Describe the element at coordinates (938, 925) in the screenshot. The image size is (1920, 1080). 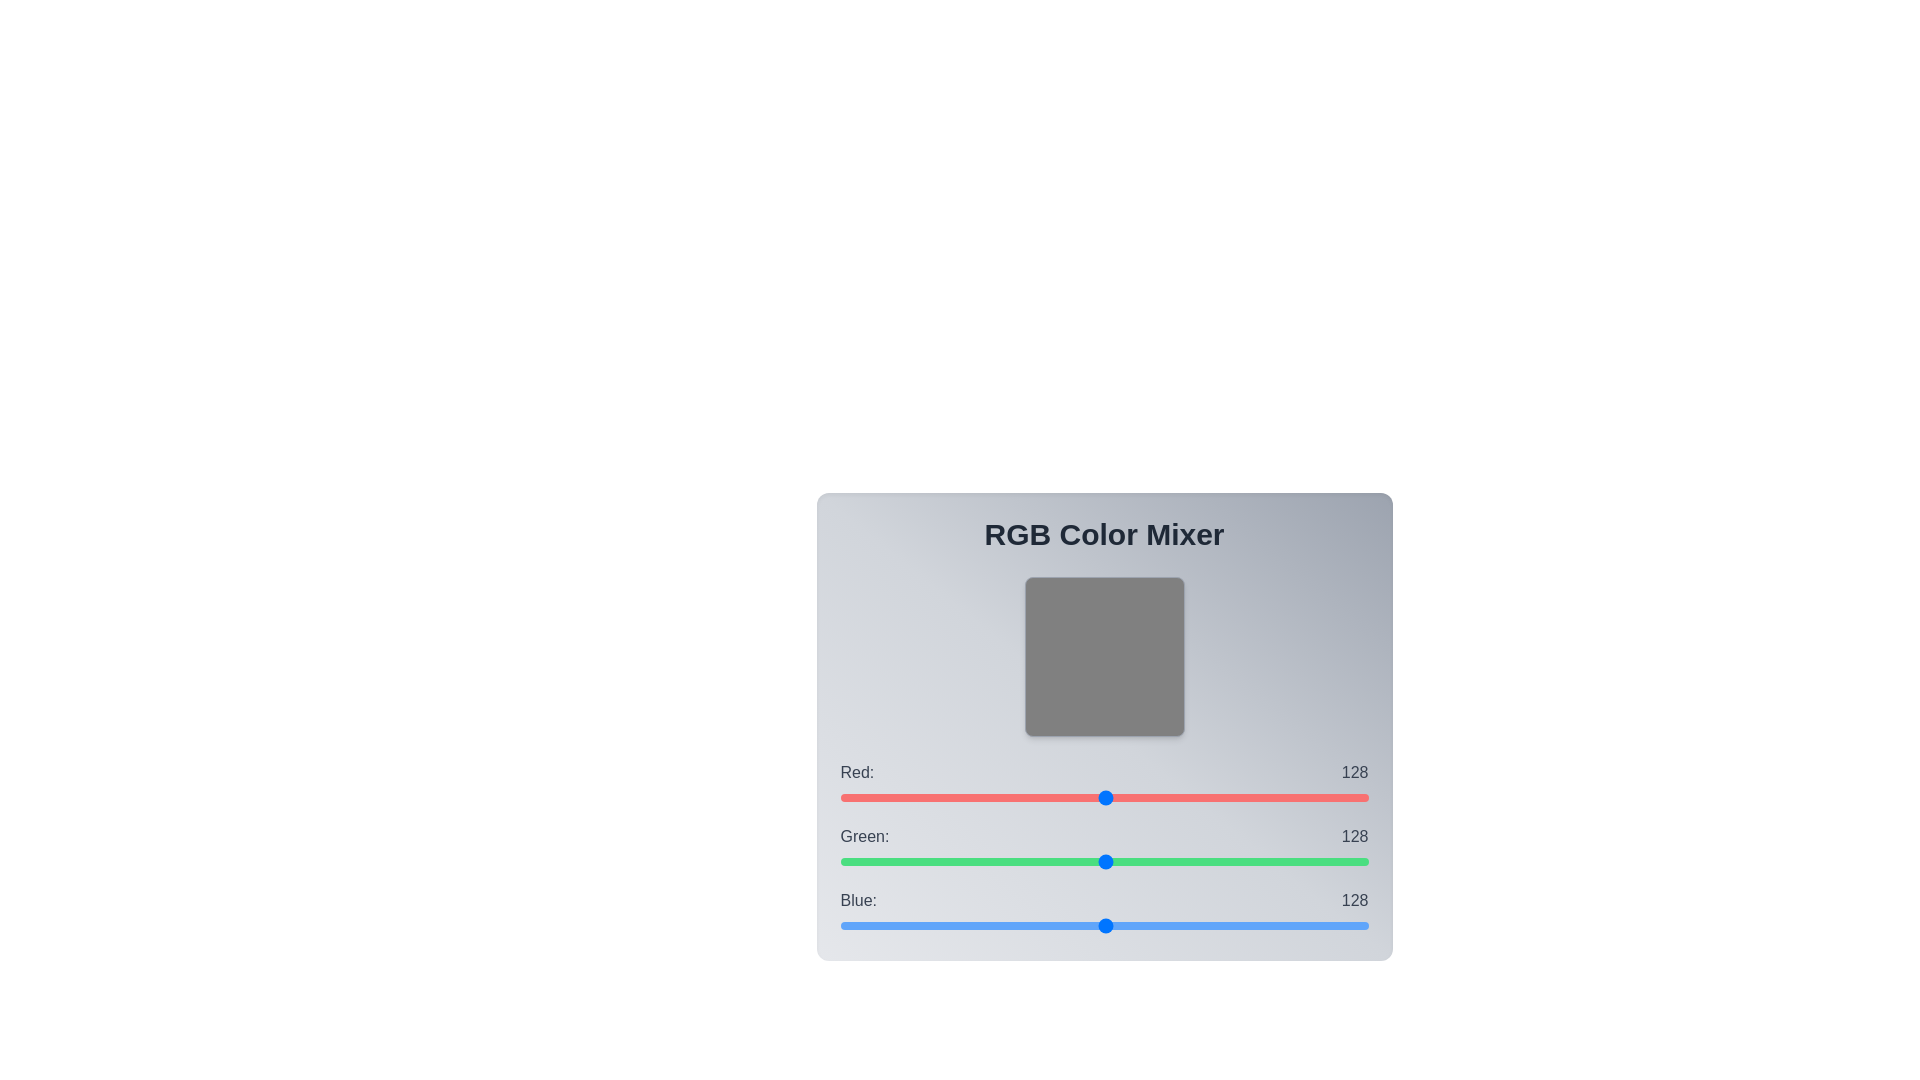
I see `the blue slider to set the blue value to 48` at that location.